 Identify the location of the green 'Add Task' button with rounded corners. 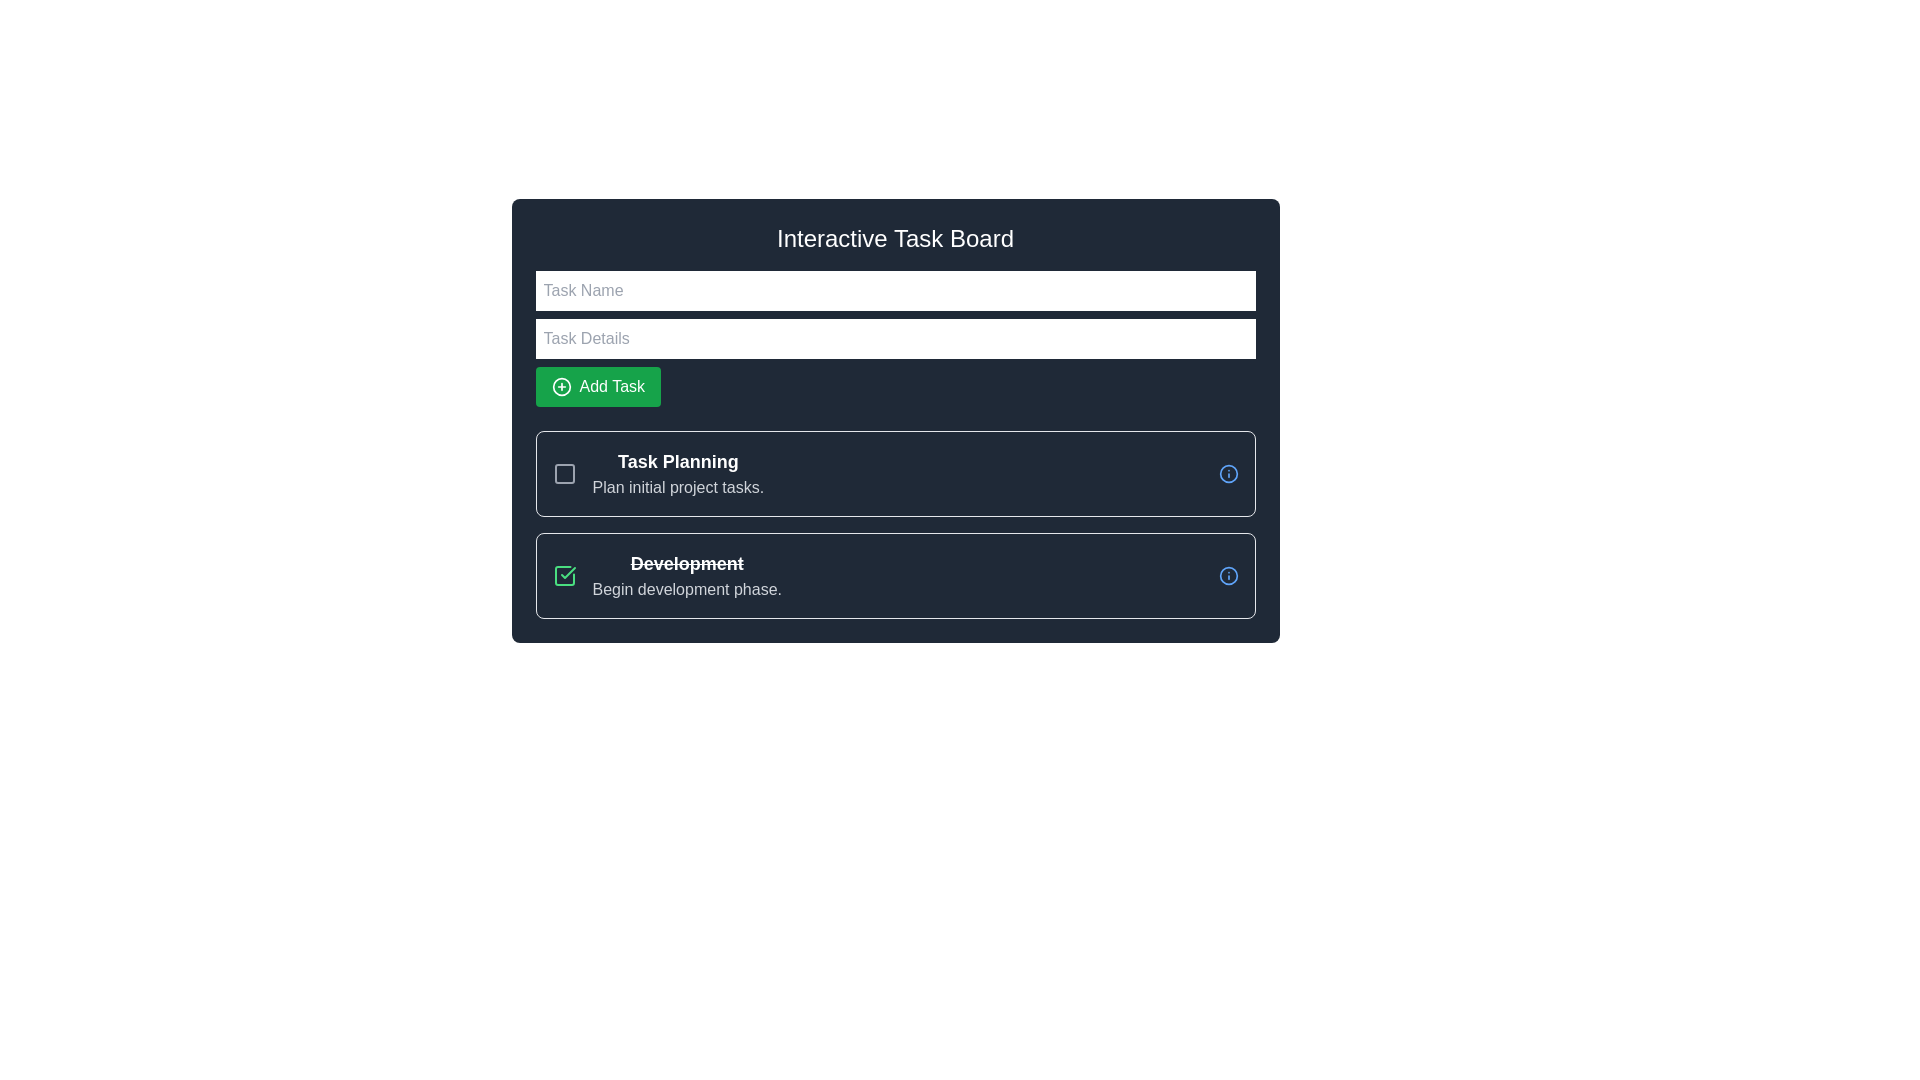
(597, 386).